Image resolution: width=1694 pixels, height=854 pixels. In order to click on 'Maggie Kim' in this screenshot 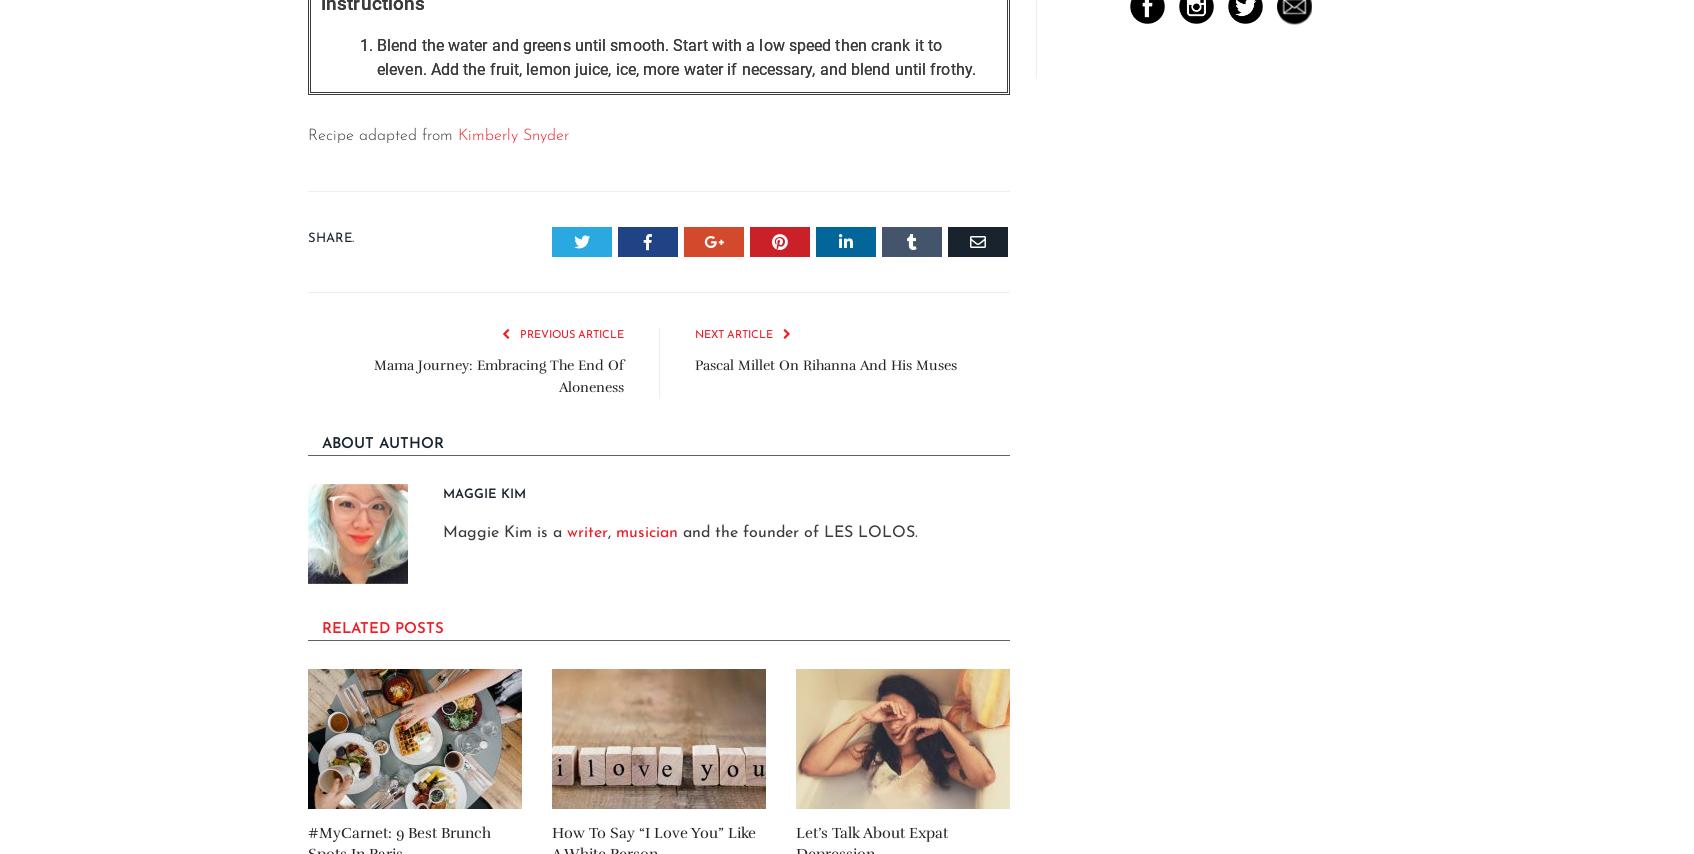, I will do `click(484, 492)`.